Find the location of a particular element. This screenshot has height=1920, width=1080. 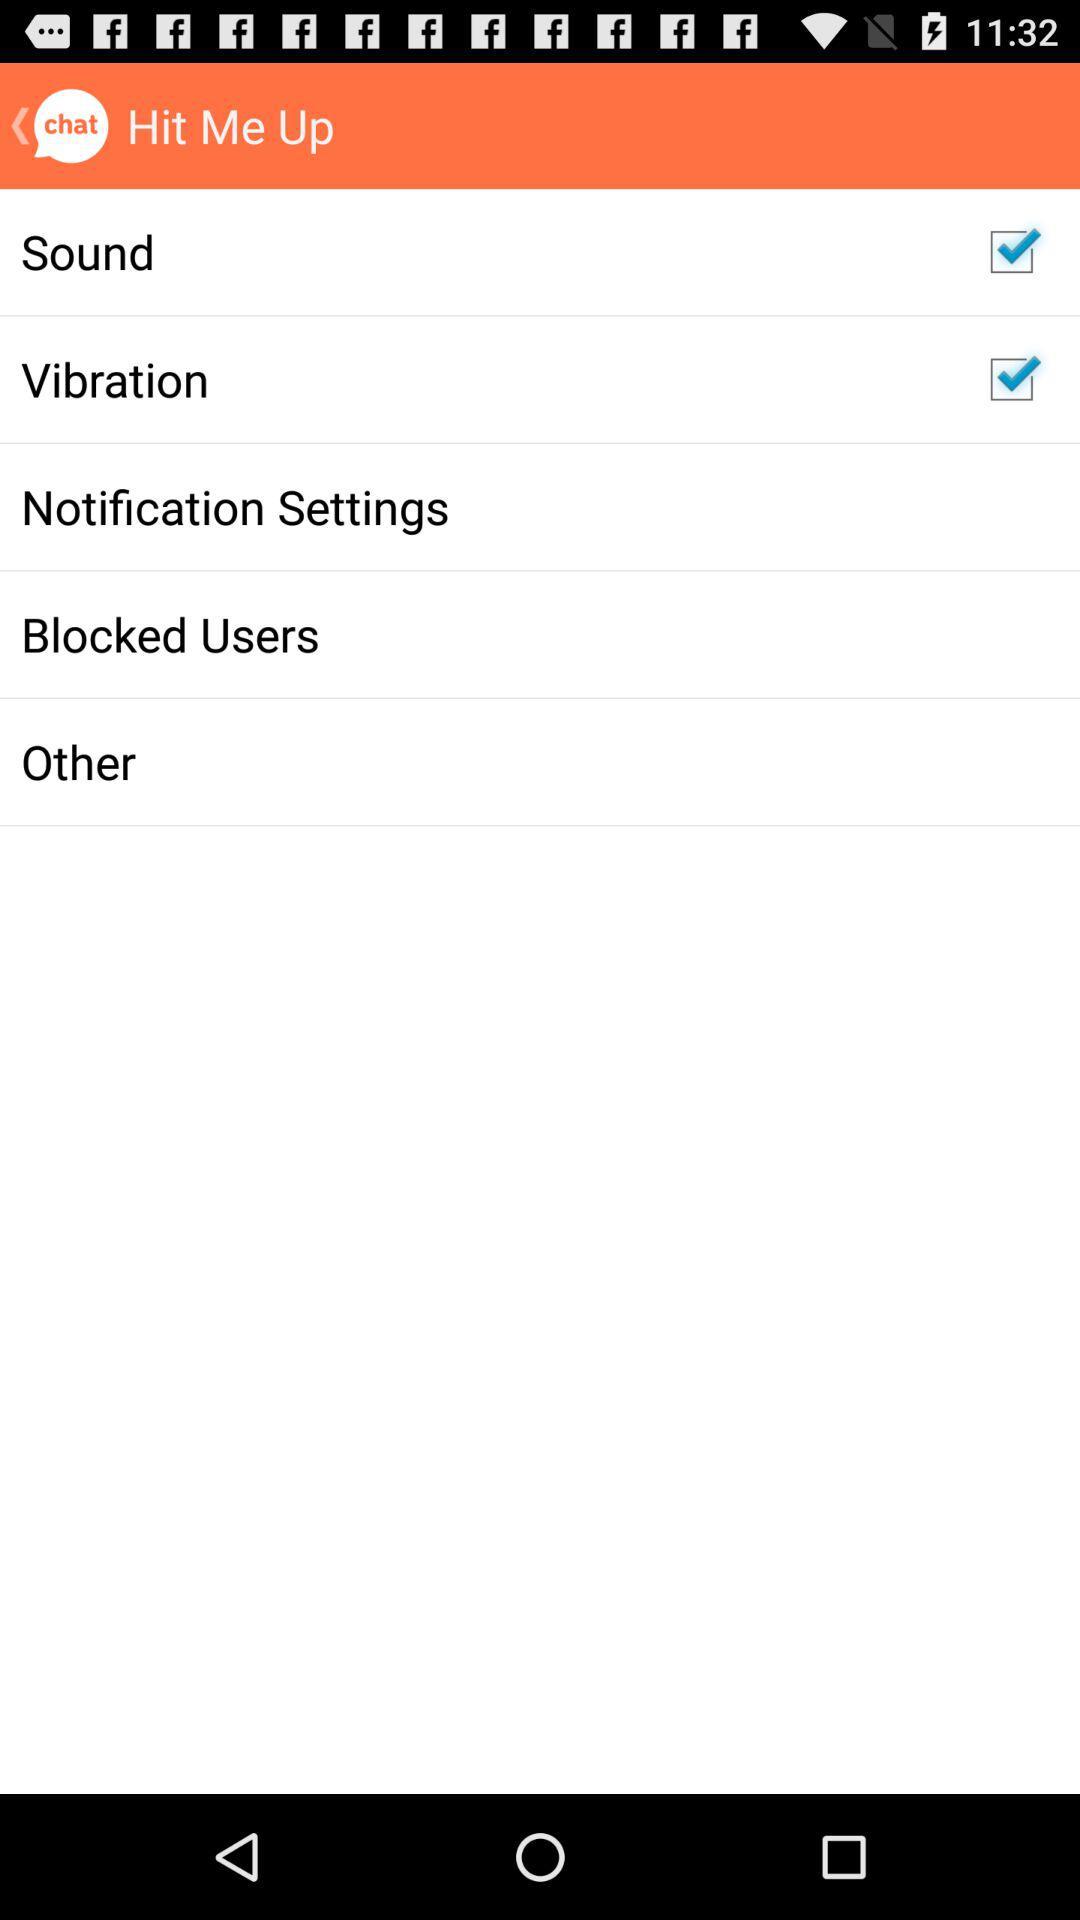

blocked users icon is located at coordinates (484, 633).